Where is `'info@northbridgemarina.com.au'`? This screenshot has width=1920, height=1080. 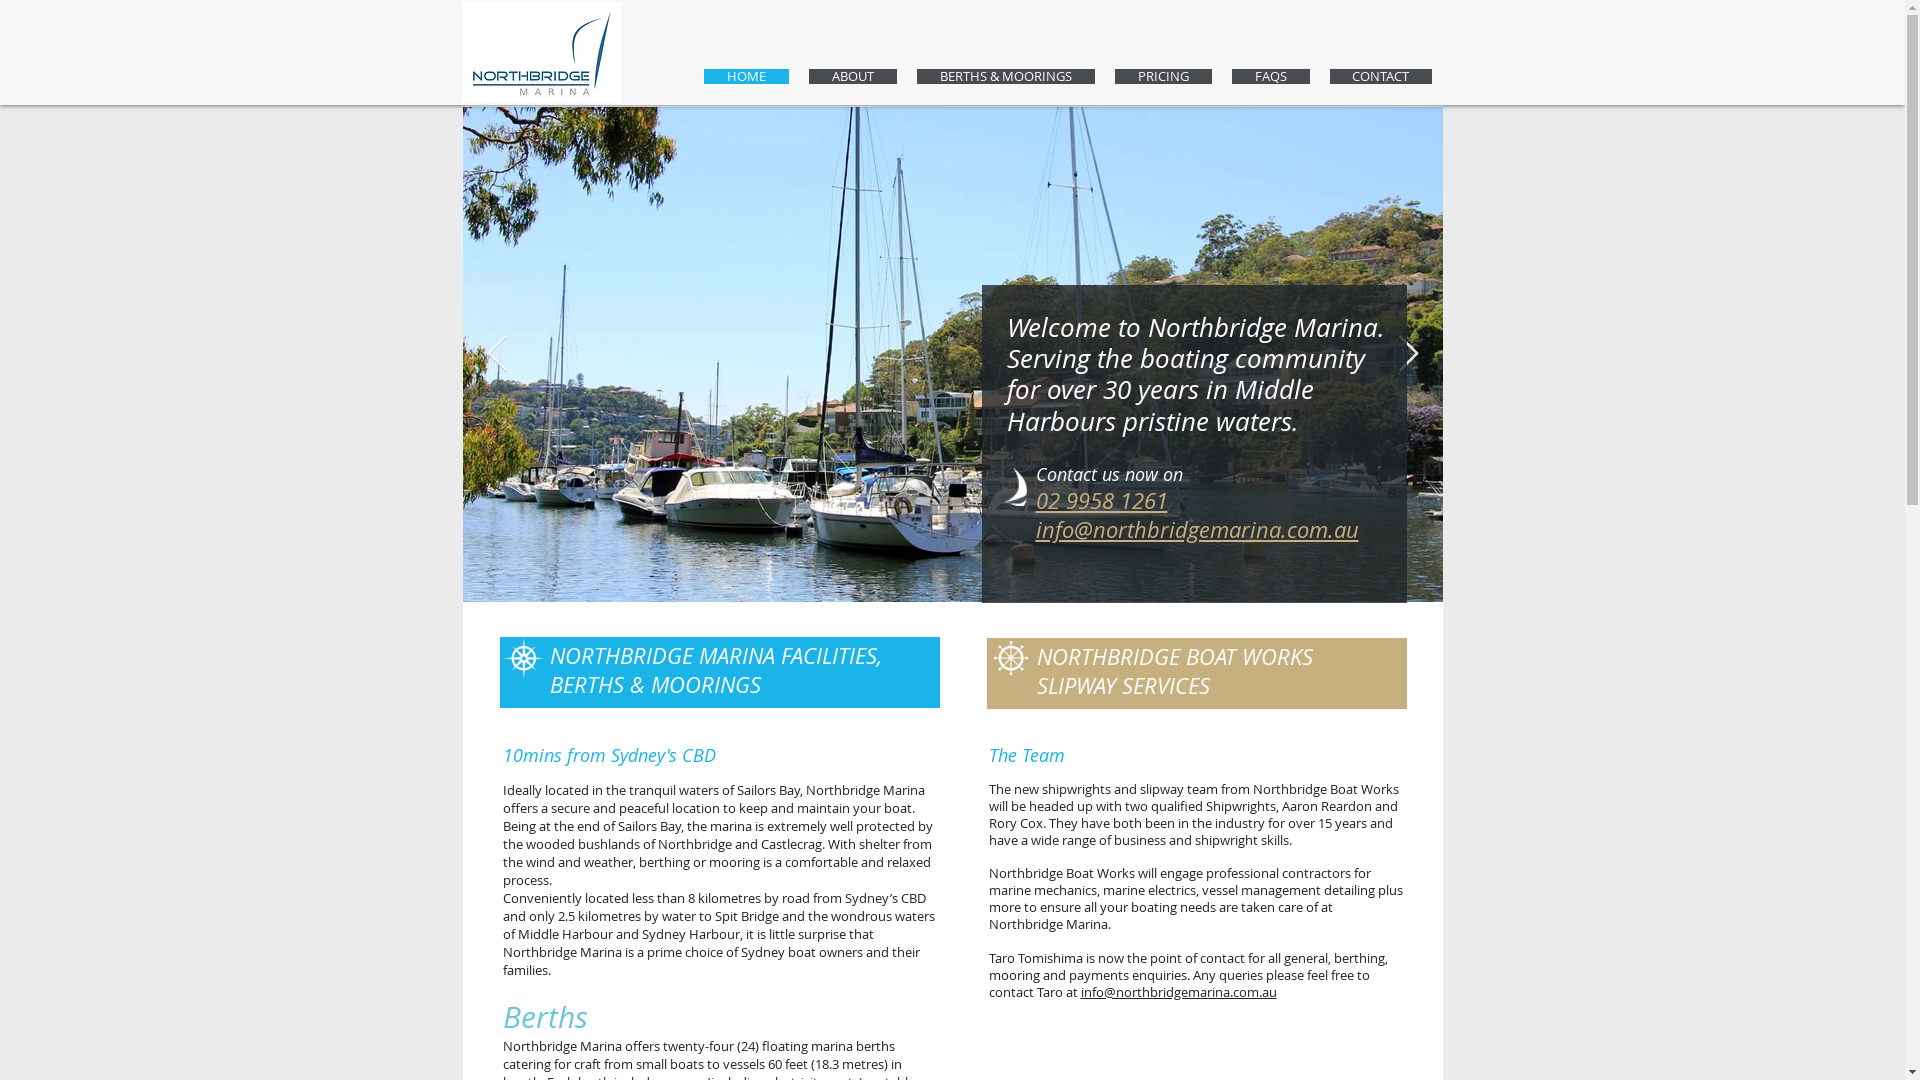
'info@northbridgemarina.com.au' is located at coordinates (1197, 528).